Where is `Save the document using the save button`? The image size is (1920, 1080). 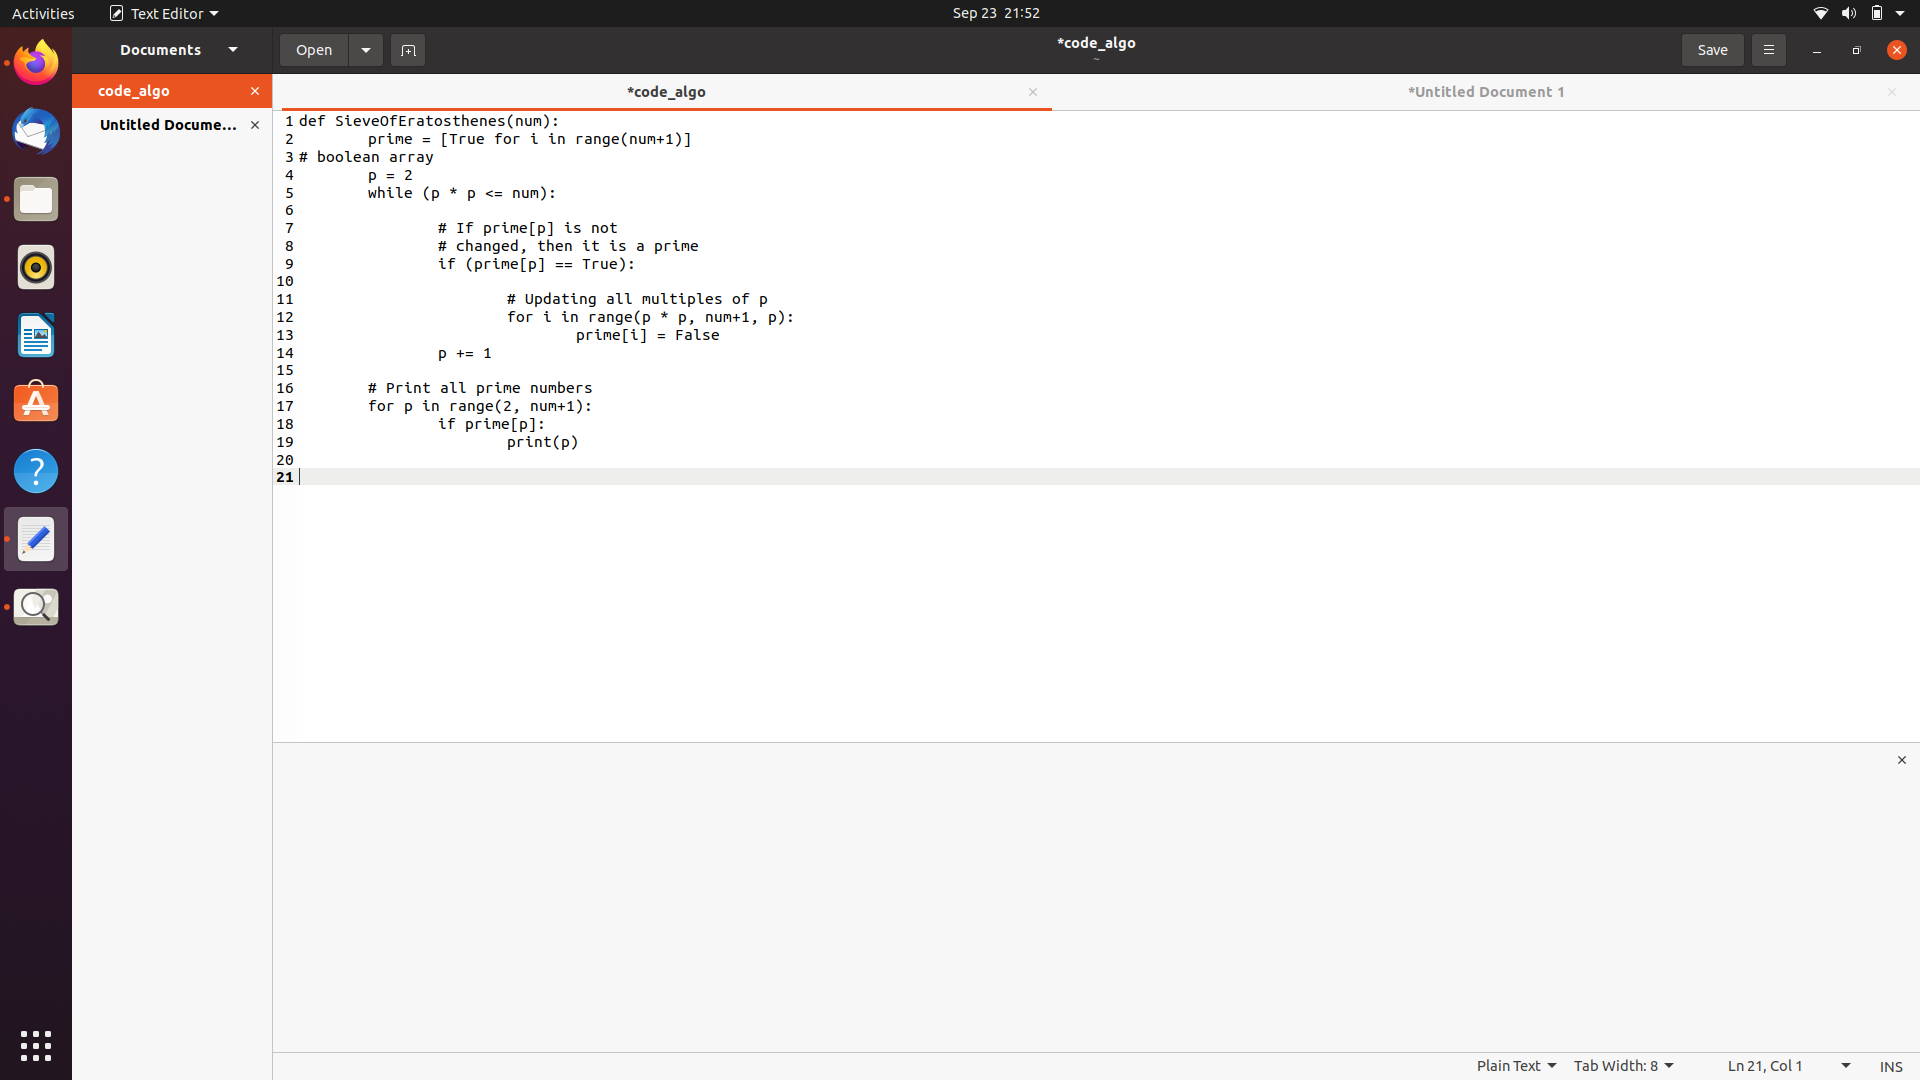
Save the document using the save button is located at coordinates (1711, 47).